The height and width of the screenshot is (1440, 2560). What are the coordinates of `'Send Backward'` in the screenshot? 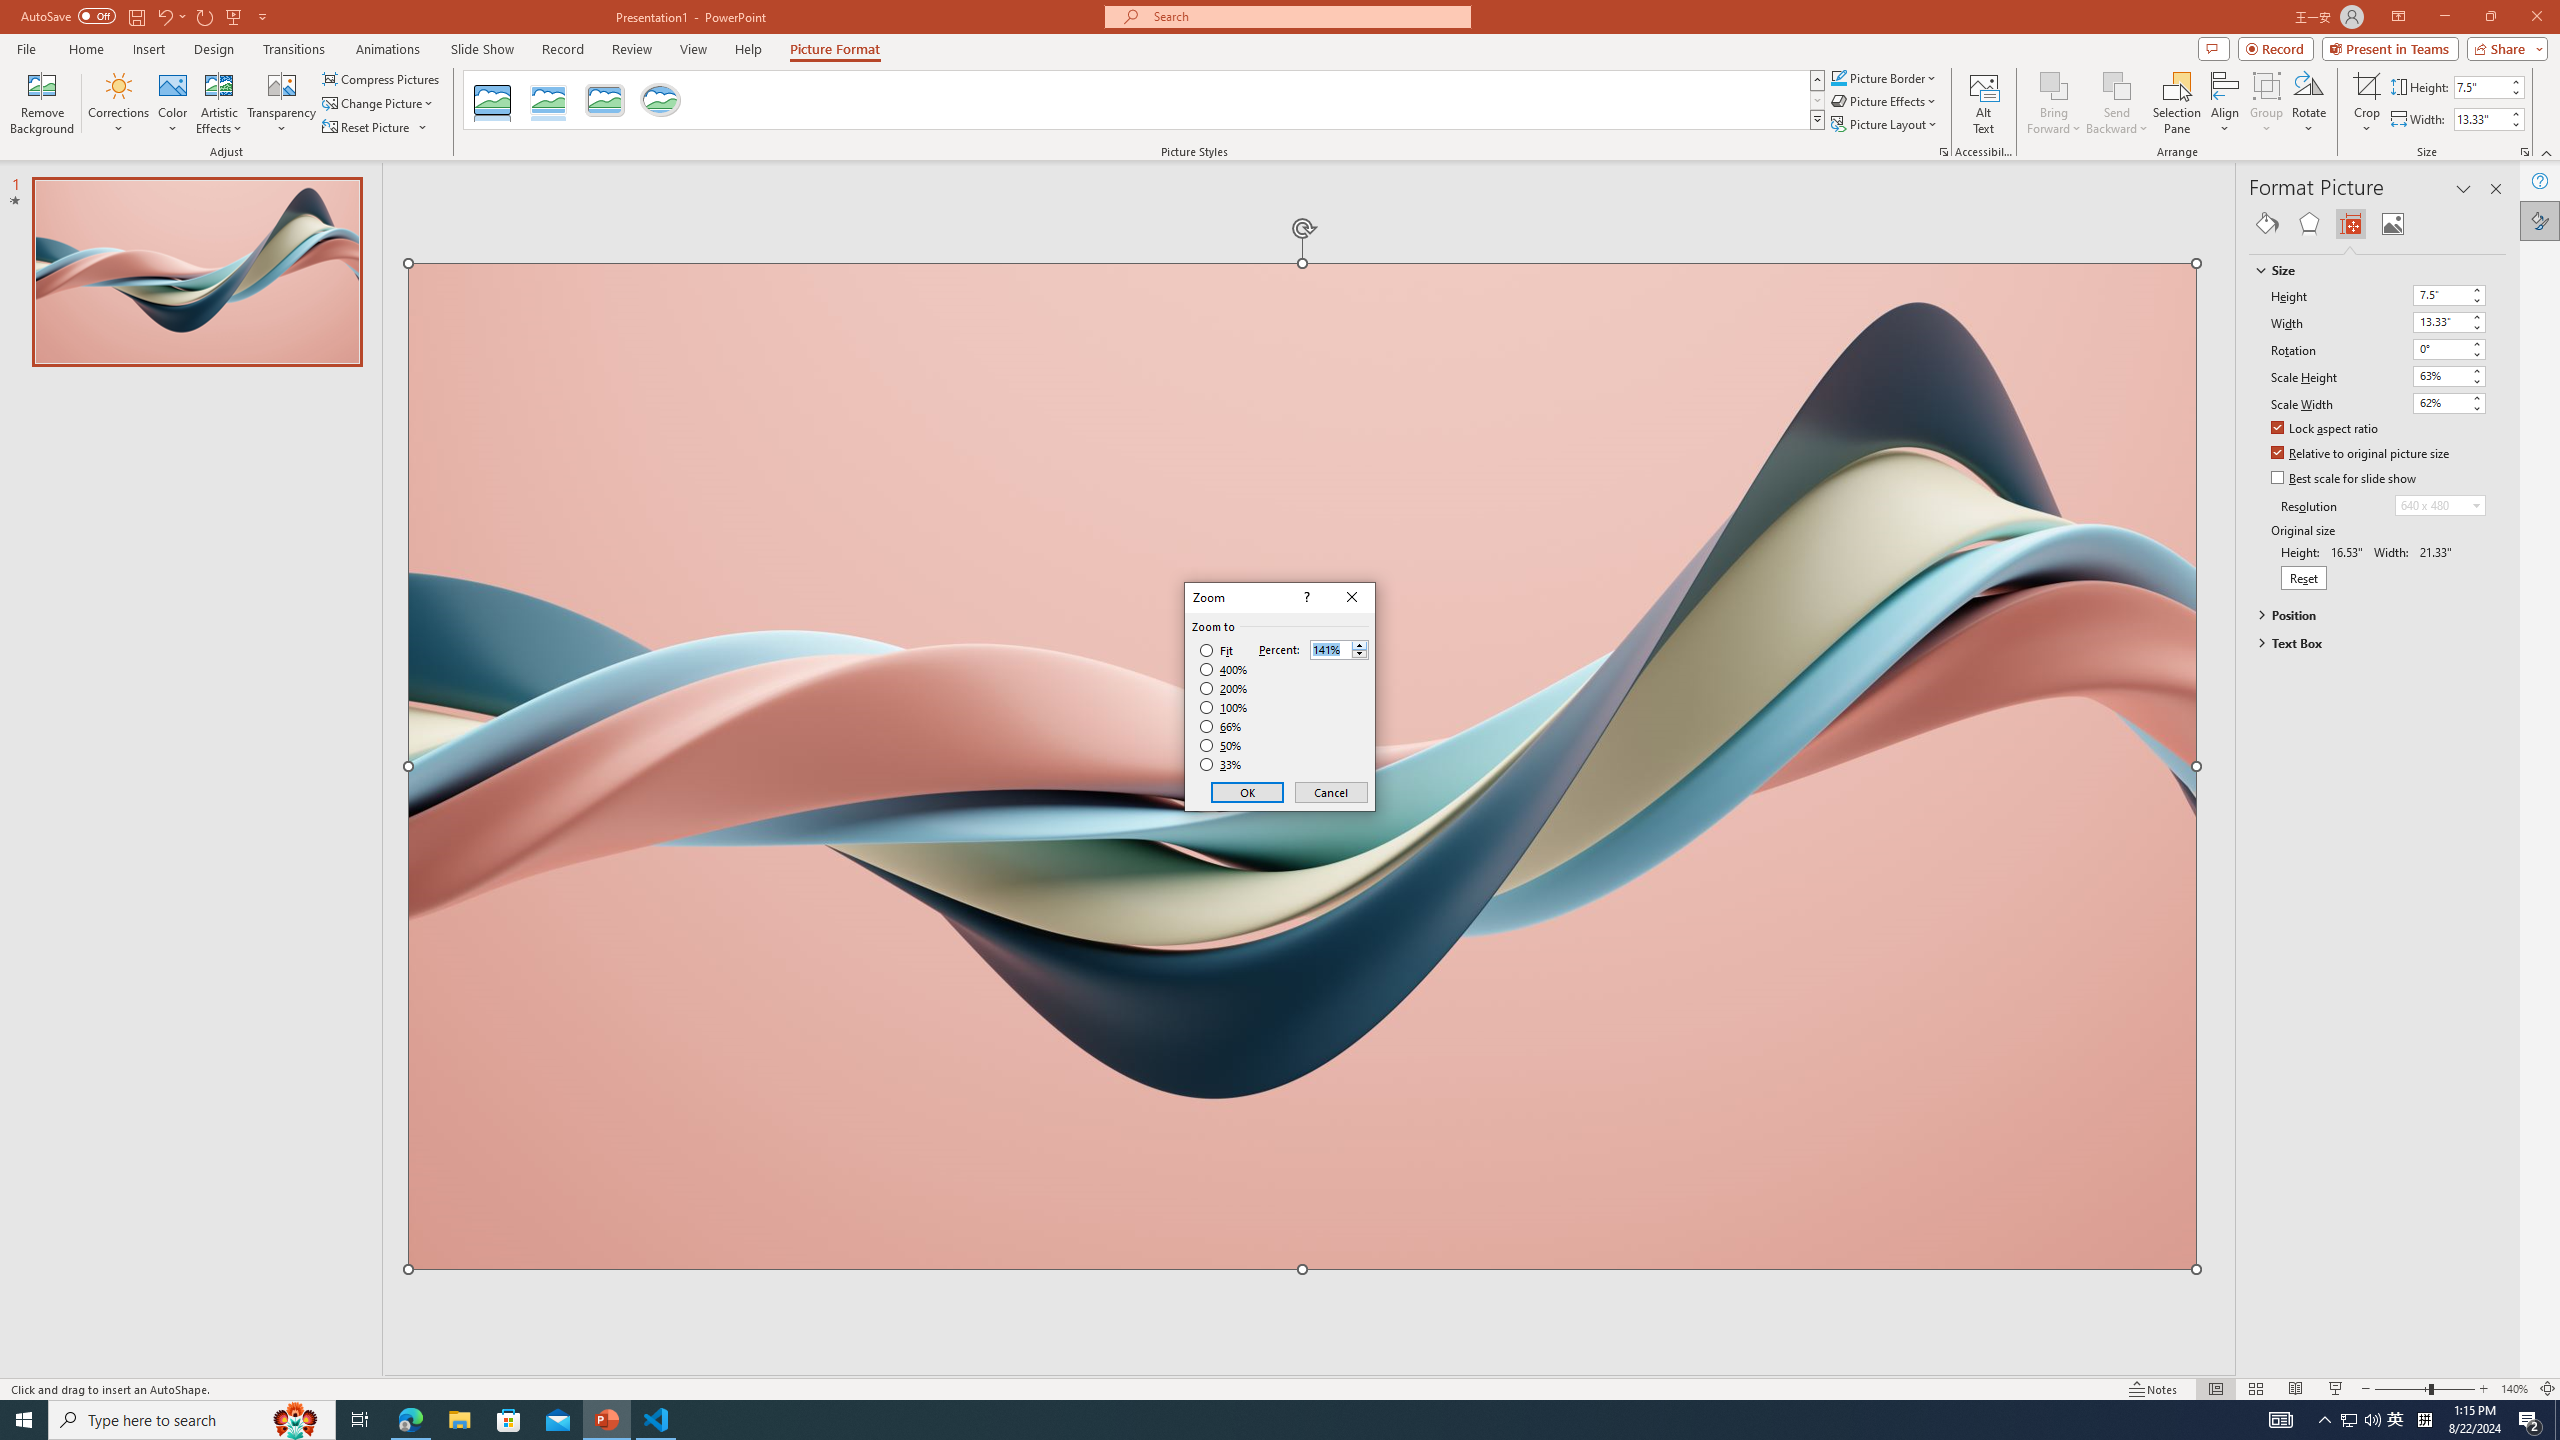 It's located at (2116, 84).